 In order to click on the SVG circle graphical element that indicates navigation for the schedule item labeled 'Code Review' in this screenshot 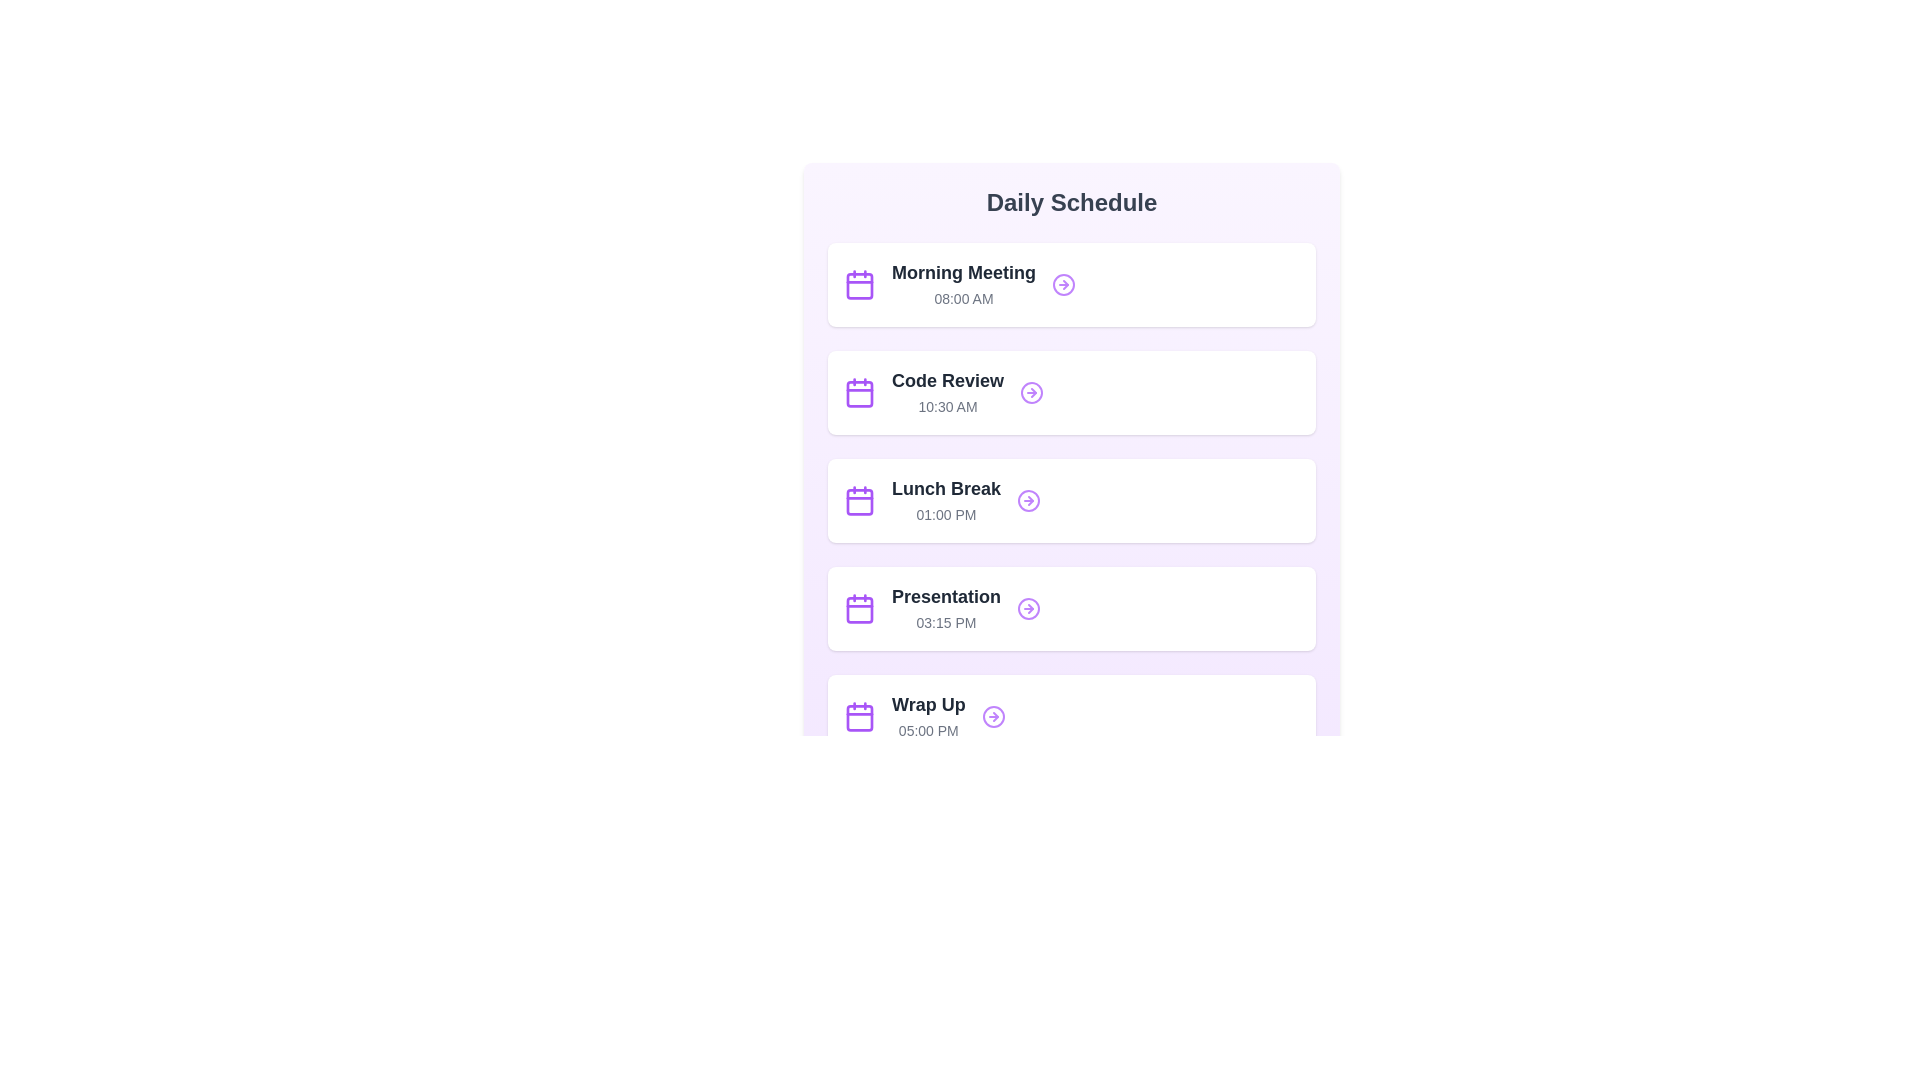, I will do `click(1032, 393)`.